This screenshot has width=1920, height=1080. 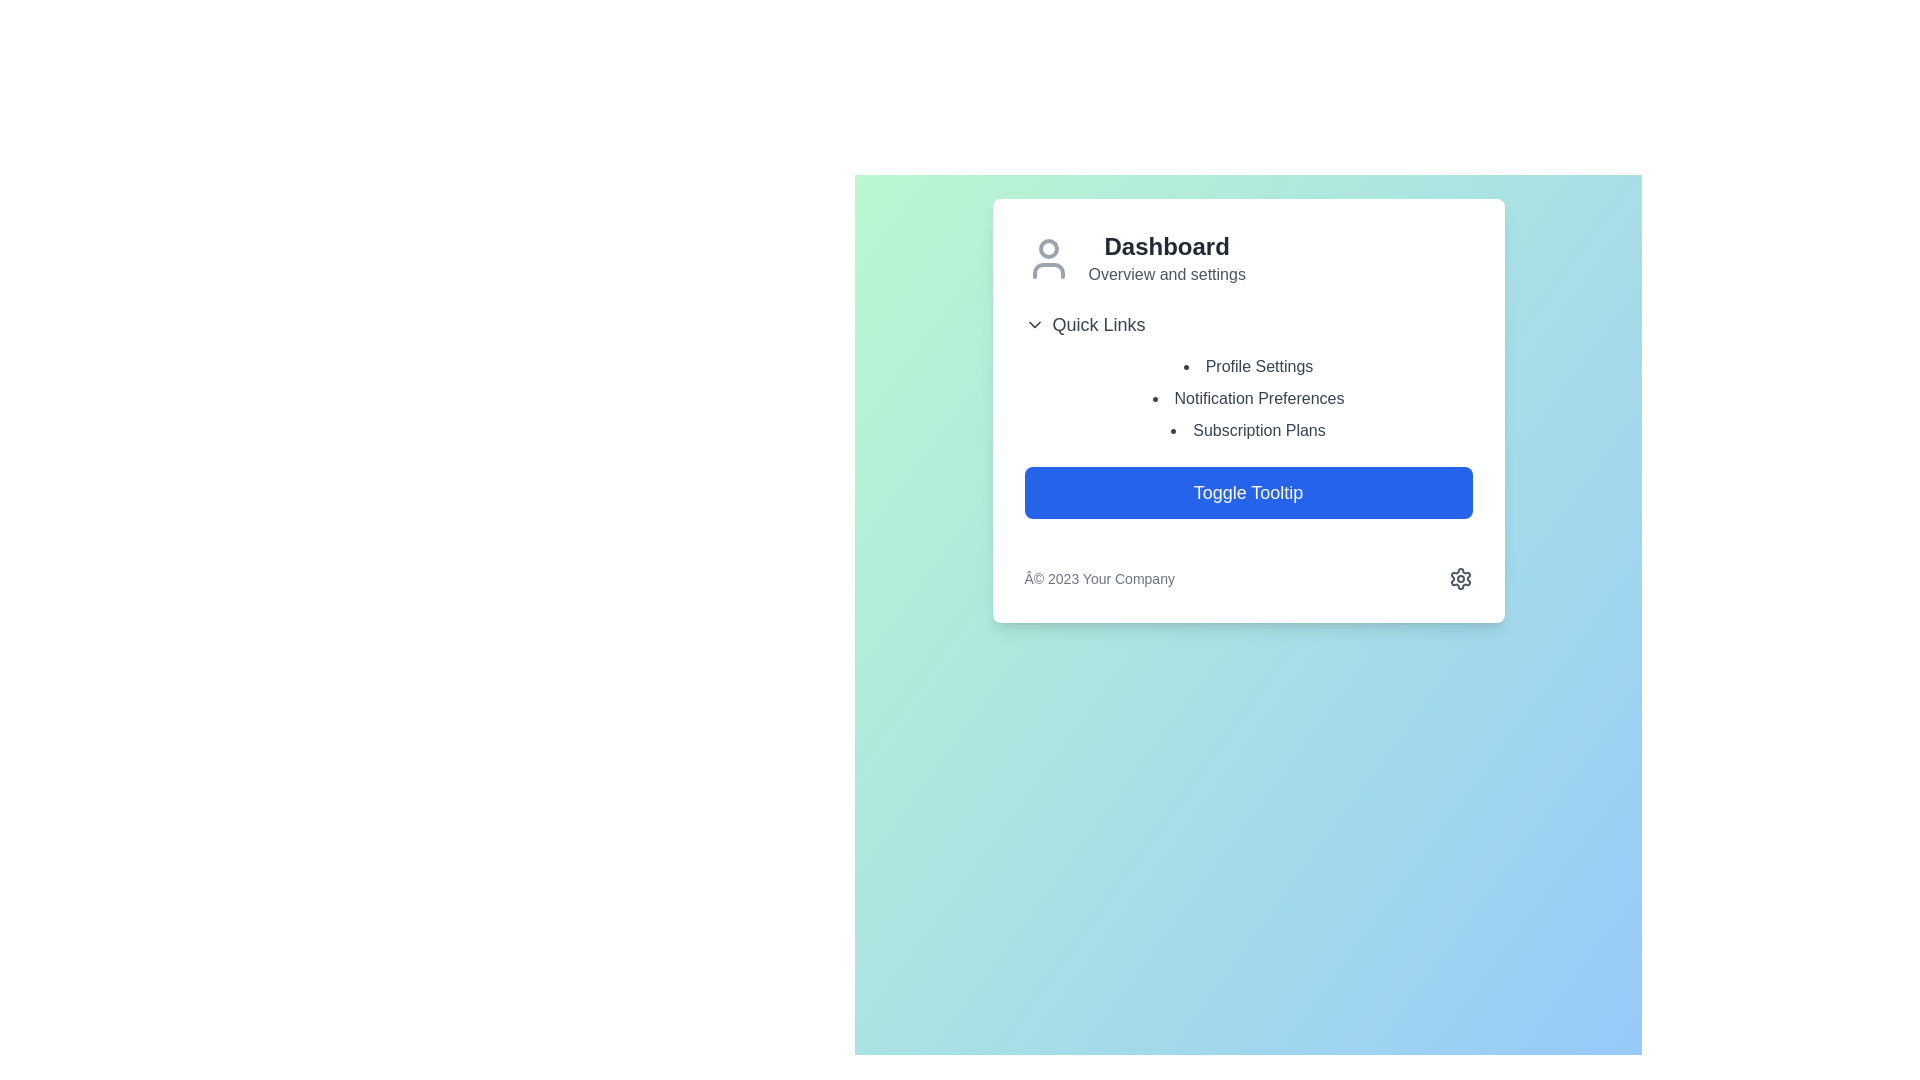 What do you see at coordinates (1247, 410) in the screenshot?
I see `the 'Notification Preferences' text item in the 'Quick Links' section` at bounding box center [1247, 410].